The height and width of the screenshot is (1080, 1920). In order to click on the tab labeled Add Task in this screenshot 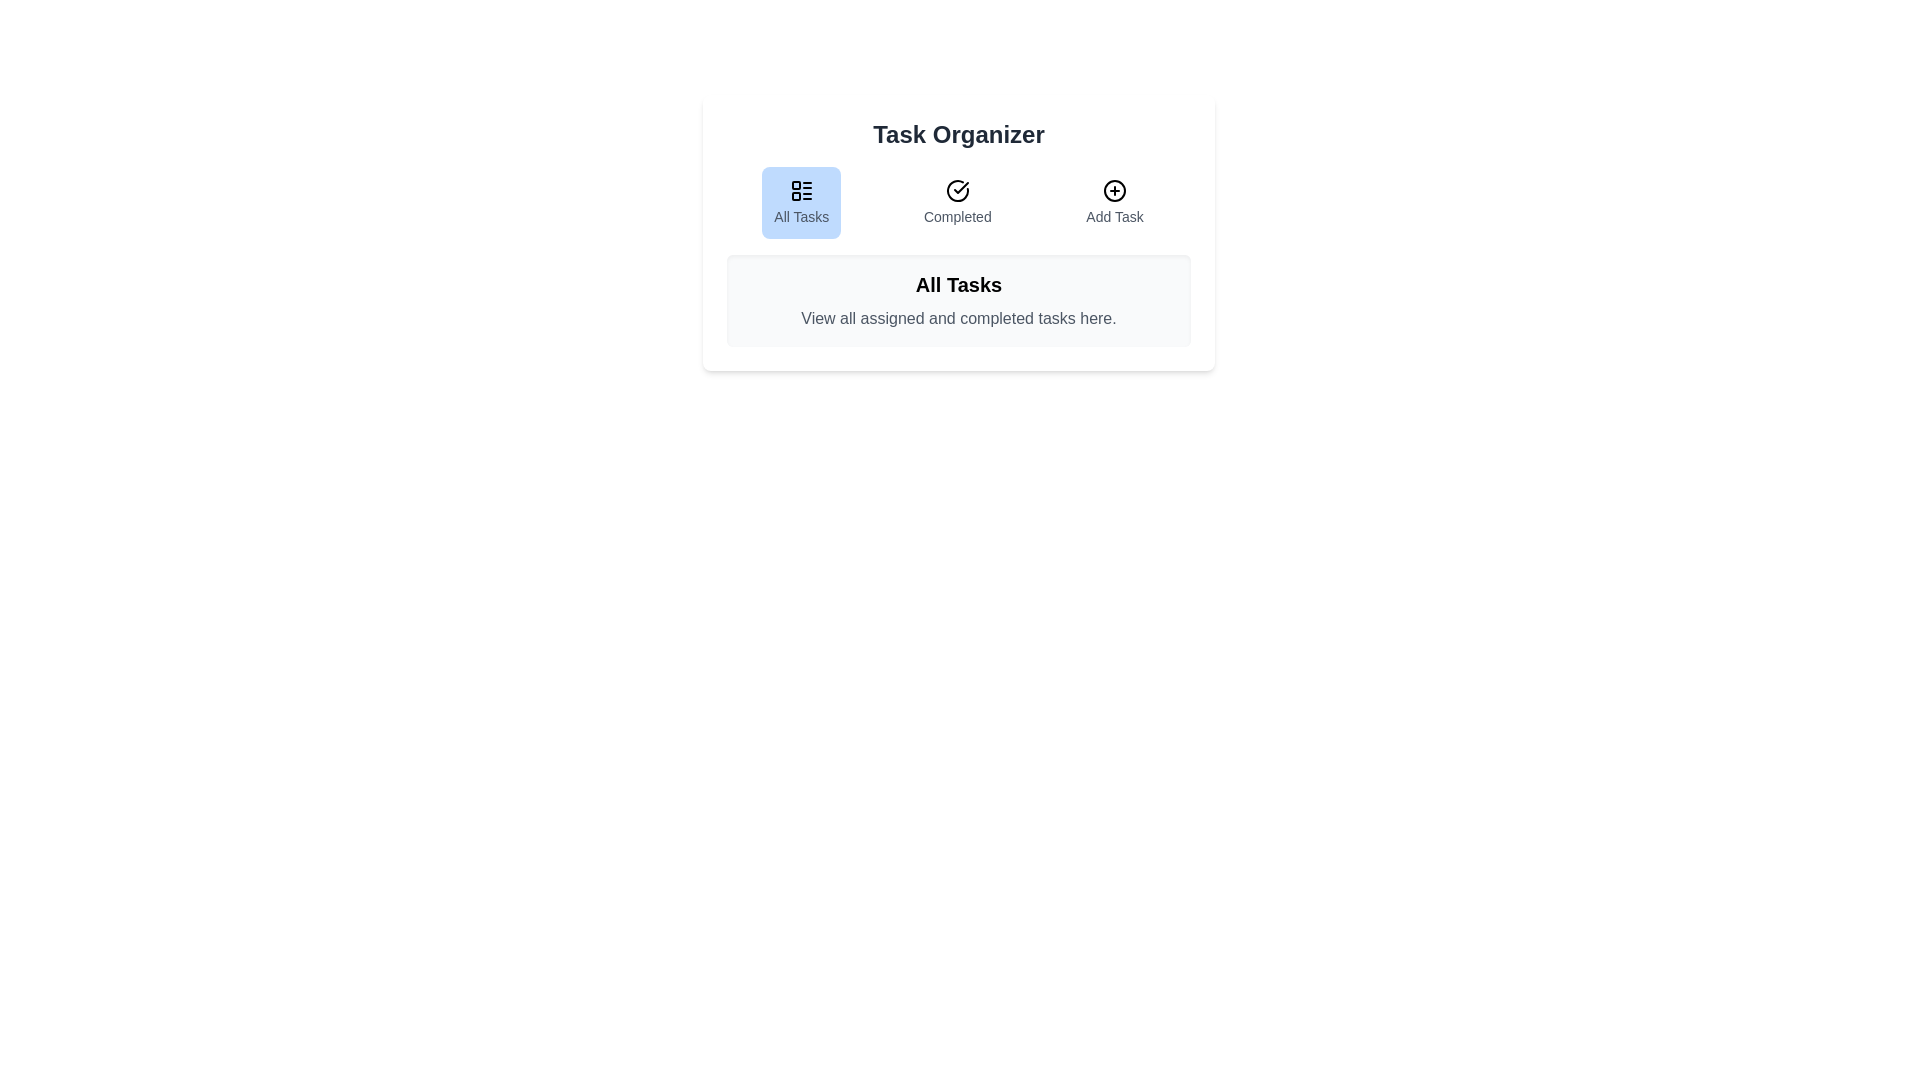, I will do `click(1113, 203)`.